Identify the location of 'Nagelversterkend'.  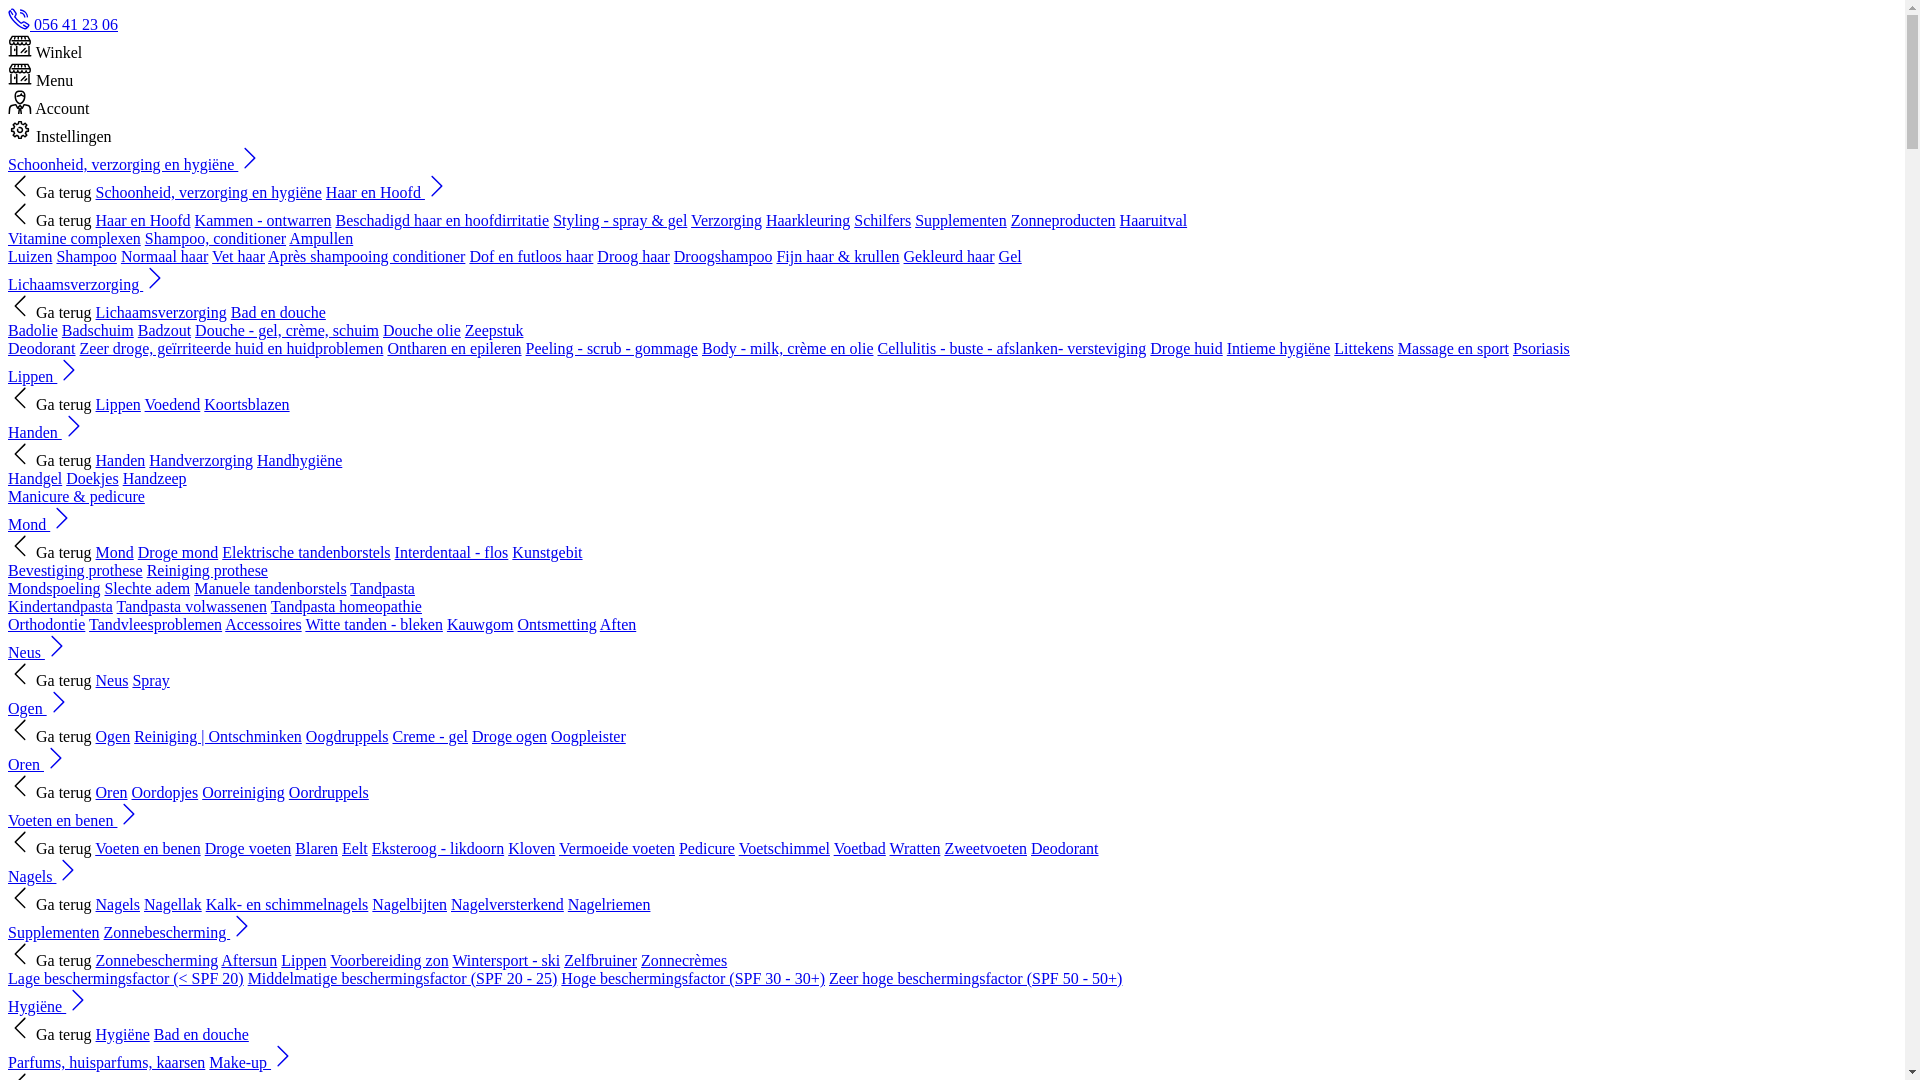
(507, 904).